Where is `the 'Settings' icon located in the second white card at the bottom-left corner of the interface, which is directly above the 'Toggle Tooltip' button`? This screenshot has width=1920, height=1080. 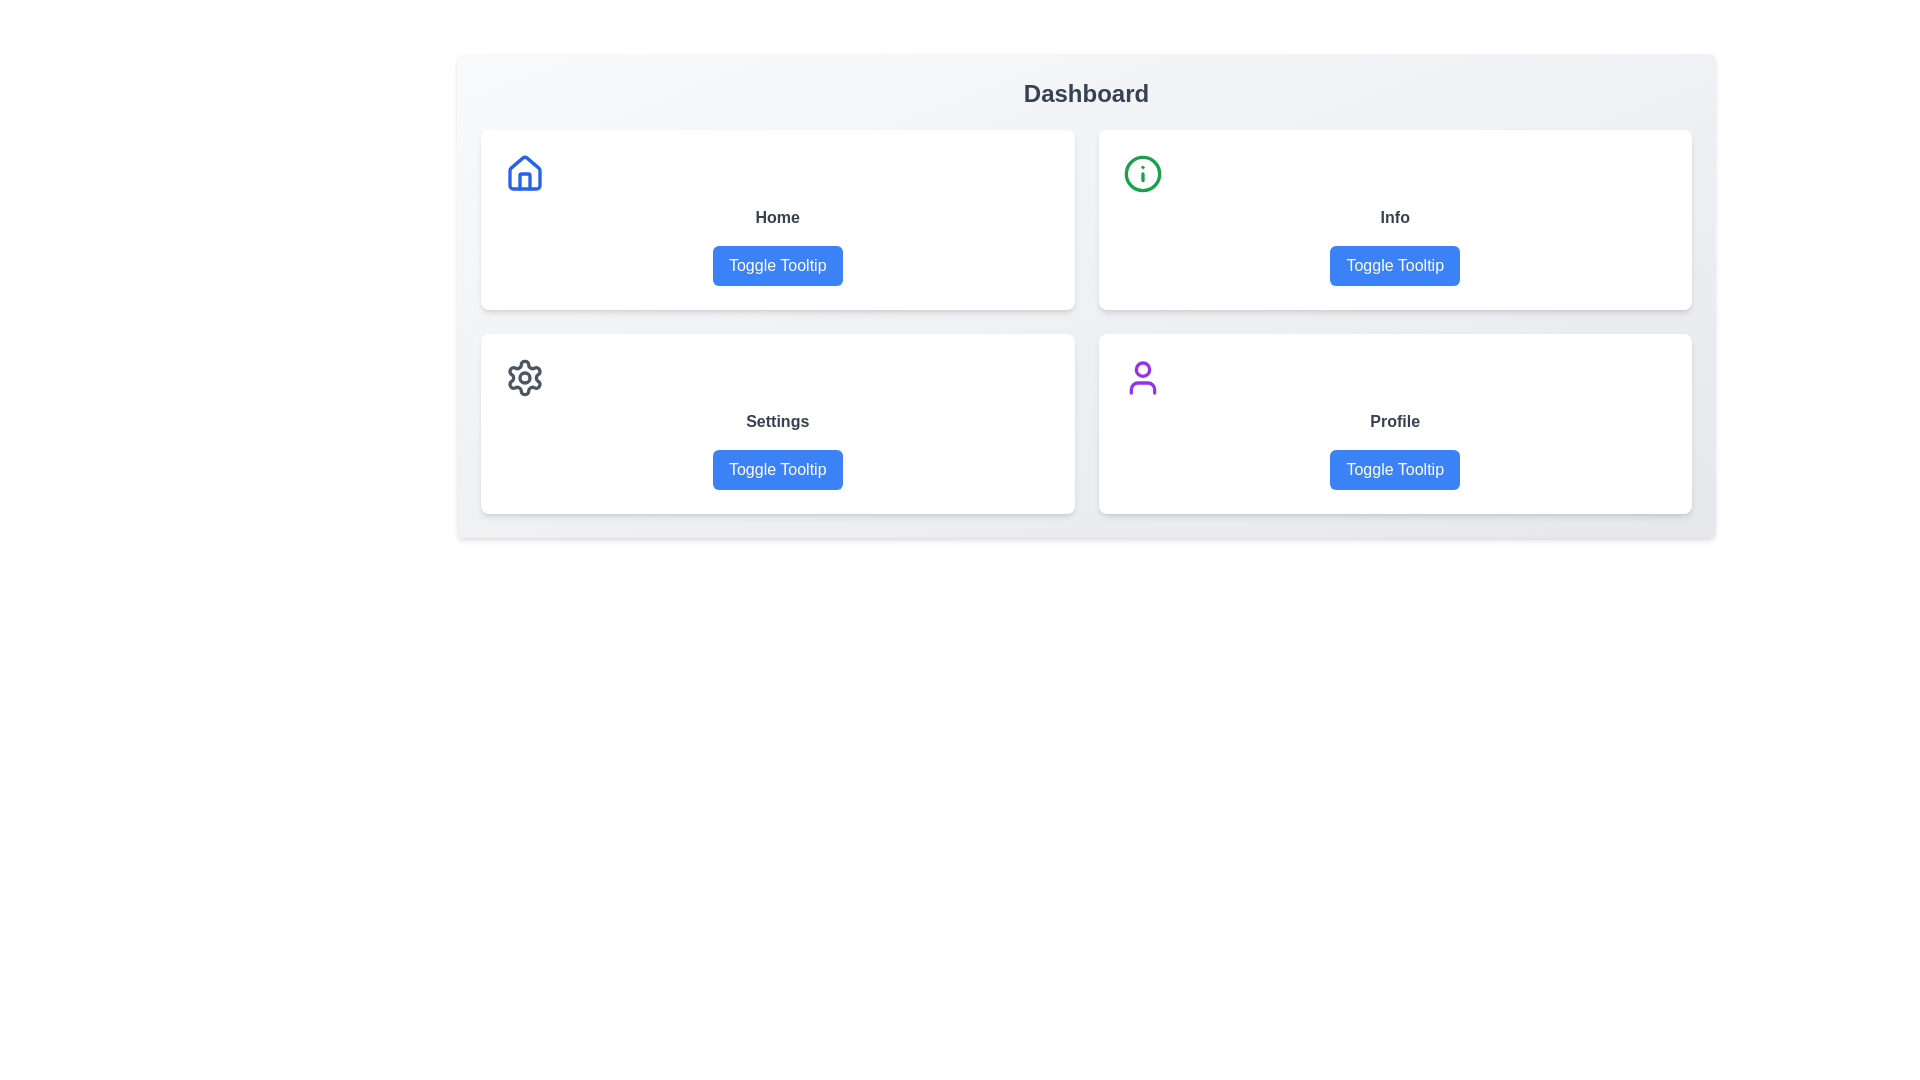
the 'Settings' icon located in the second white card at the bottom-left corner of the interface, which is directly above the 'Toggle Tooltip' button is located at coordinates (524, 378).